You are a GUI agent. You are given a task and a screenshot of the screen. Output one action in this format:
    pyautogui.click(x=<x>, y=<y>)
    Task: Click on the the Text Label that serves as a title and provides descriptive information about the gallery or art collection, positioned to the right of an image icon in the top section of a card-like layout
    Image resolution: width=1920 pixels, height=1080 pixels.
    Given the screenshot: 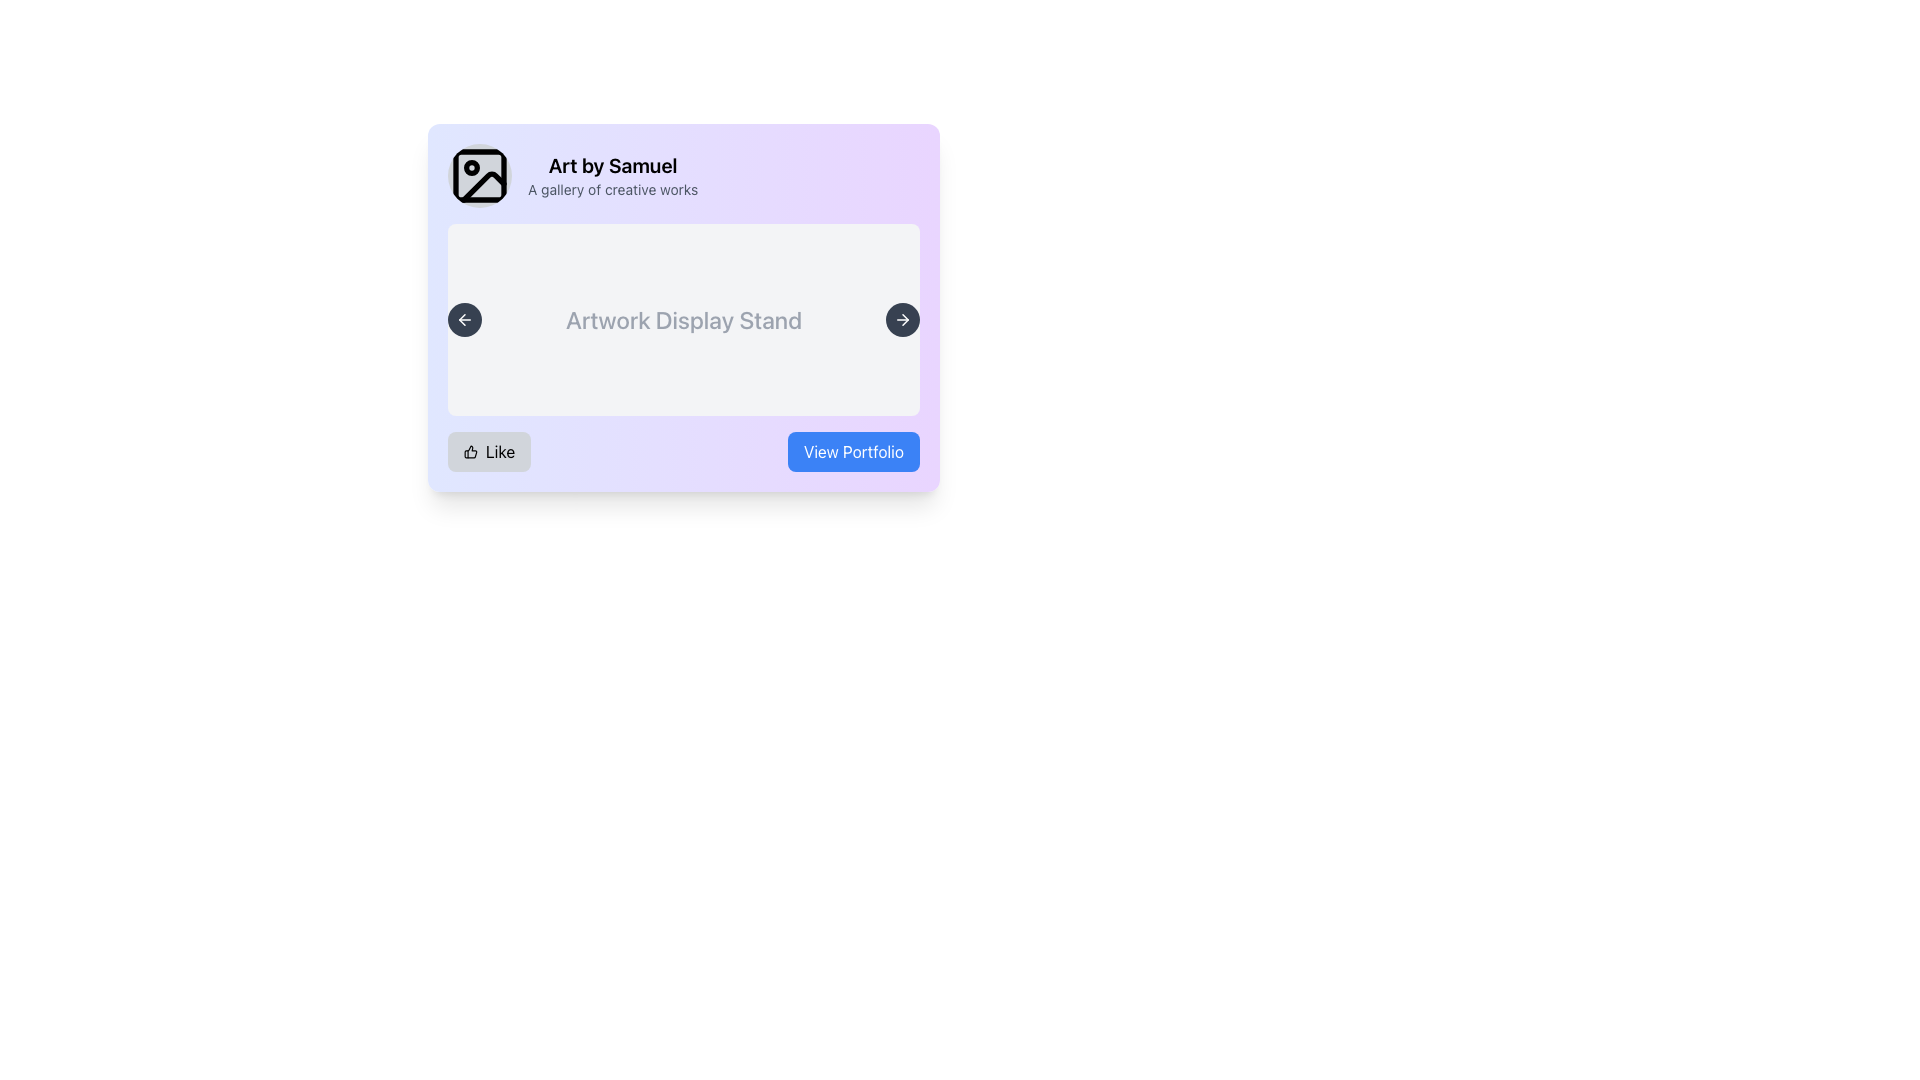 What is the action you would take?
    pyautogui.click(x=684, y=175)
    